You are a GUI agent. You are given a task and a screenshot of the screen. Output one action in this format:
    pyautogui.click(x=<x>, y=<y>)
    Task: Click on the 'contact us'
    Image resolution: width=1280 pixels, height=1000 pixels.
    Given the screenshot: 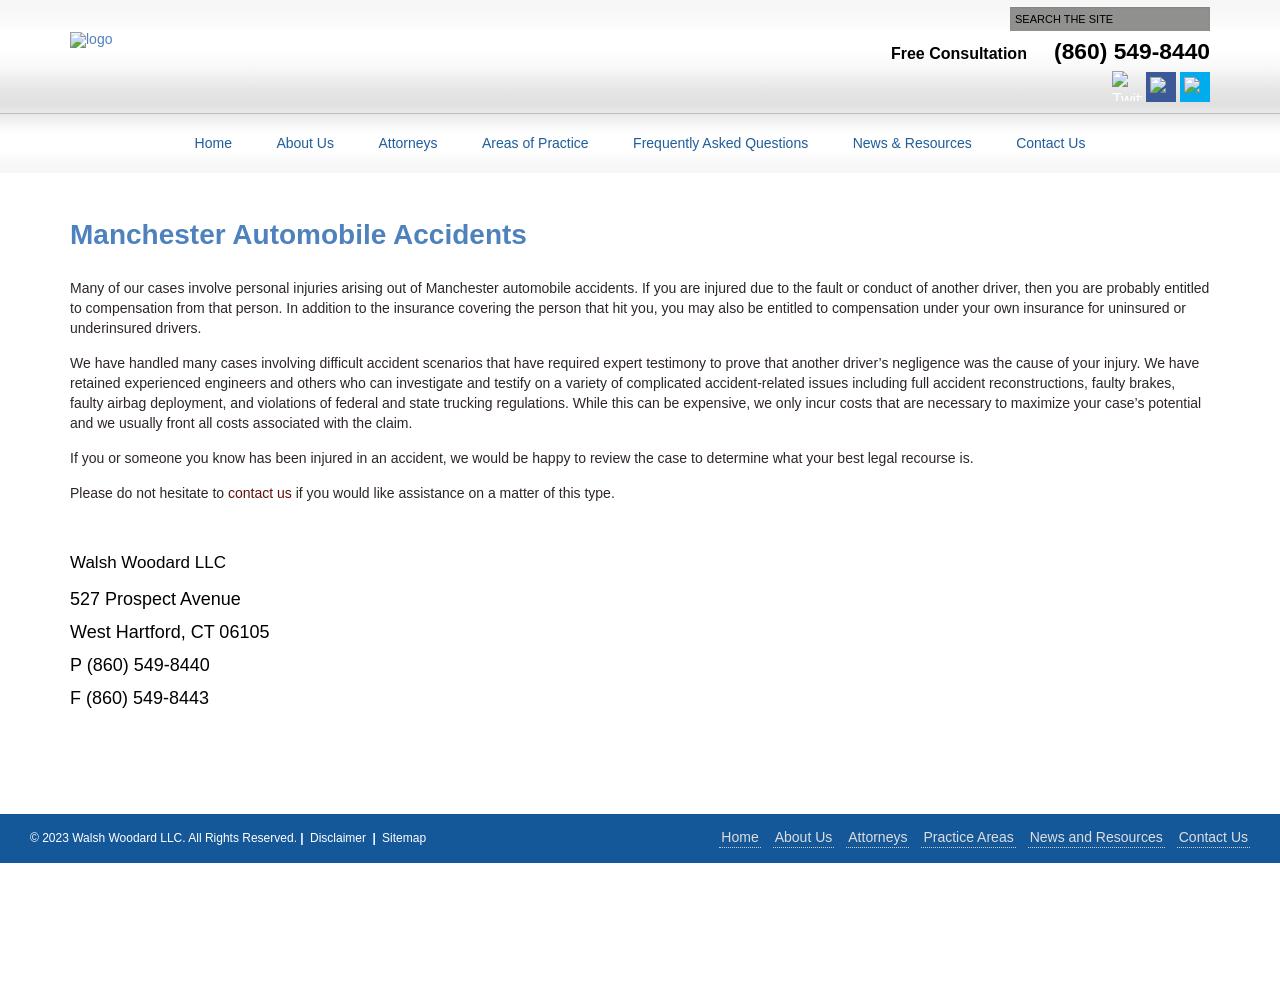 What is the action you would take?
    pyautogui.click(x=227, y=491)
    